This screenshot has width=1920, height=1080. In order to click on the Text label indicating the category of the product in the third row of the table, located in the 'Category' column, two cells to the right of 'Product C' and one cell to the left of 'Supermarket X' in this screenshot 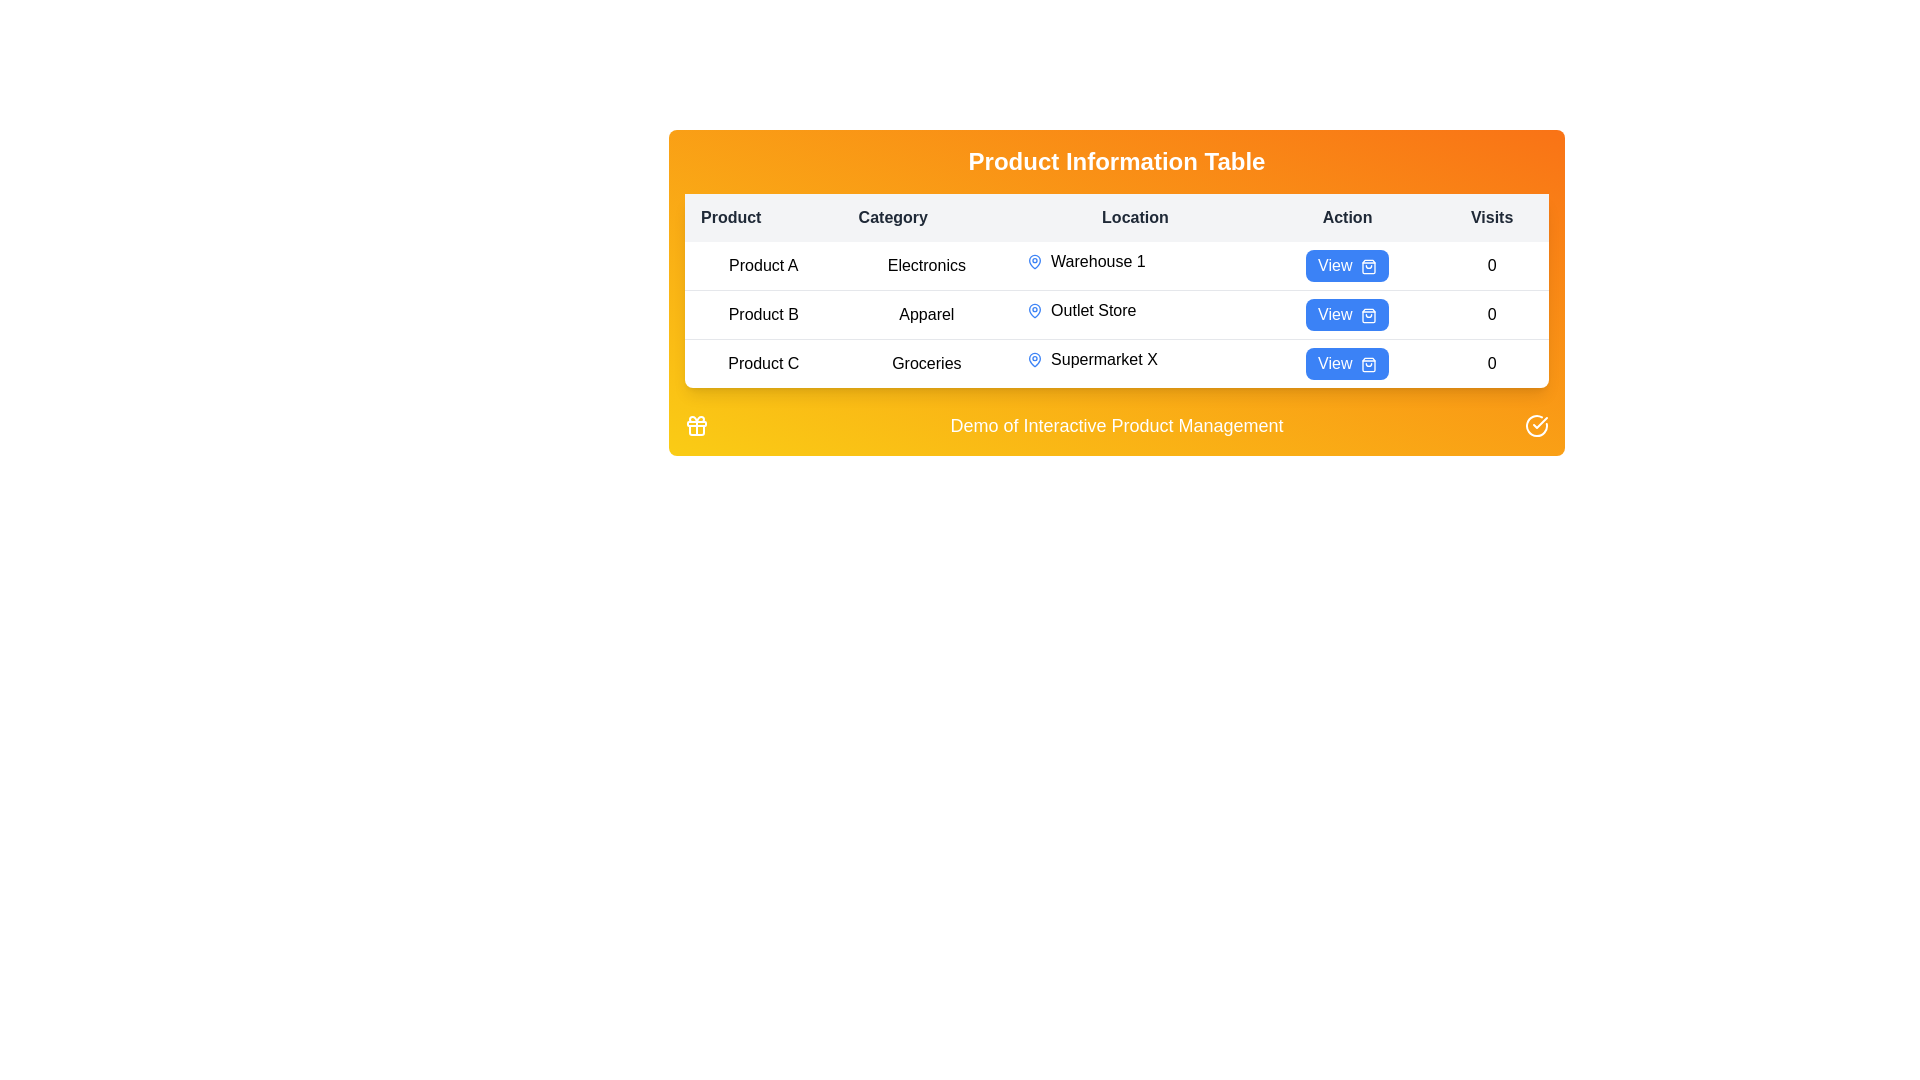, I will do `click(925, 363)`.